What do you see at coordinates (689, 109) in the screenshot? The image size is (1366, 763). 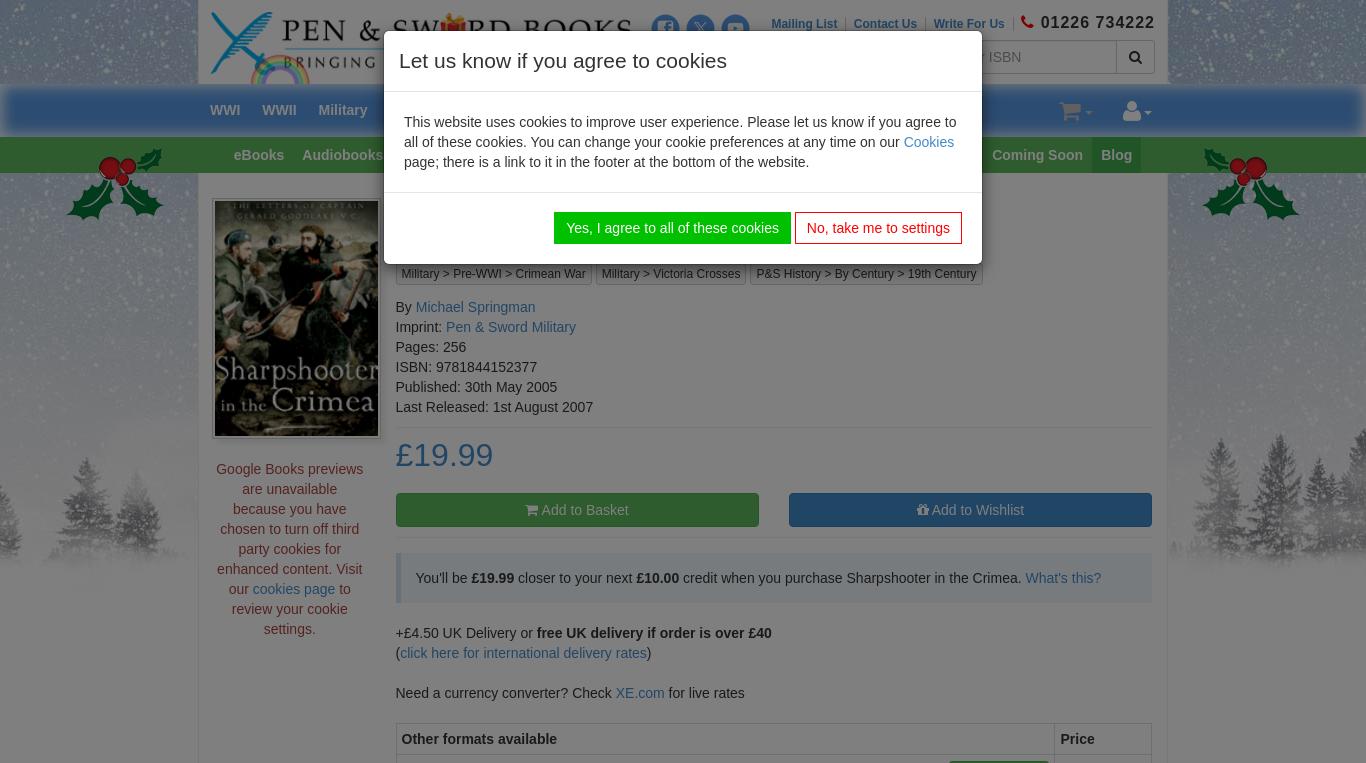 I see `'Transport'` at bounding box center [689, 109].